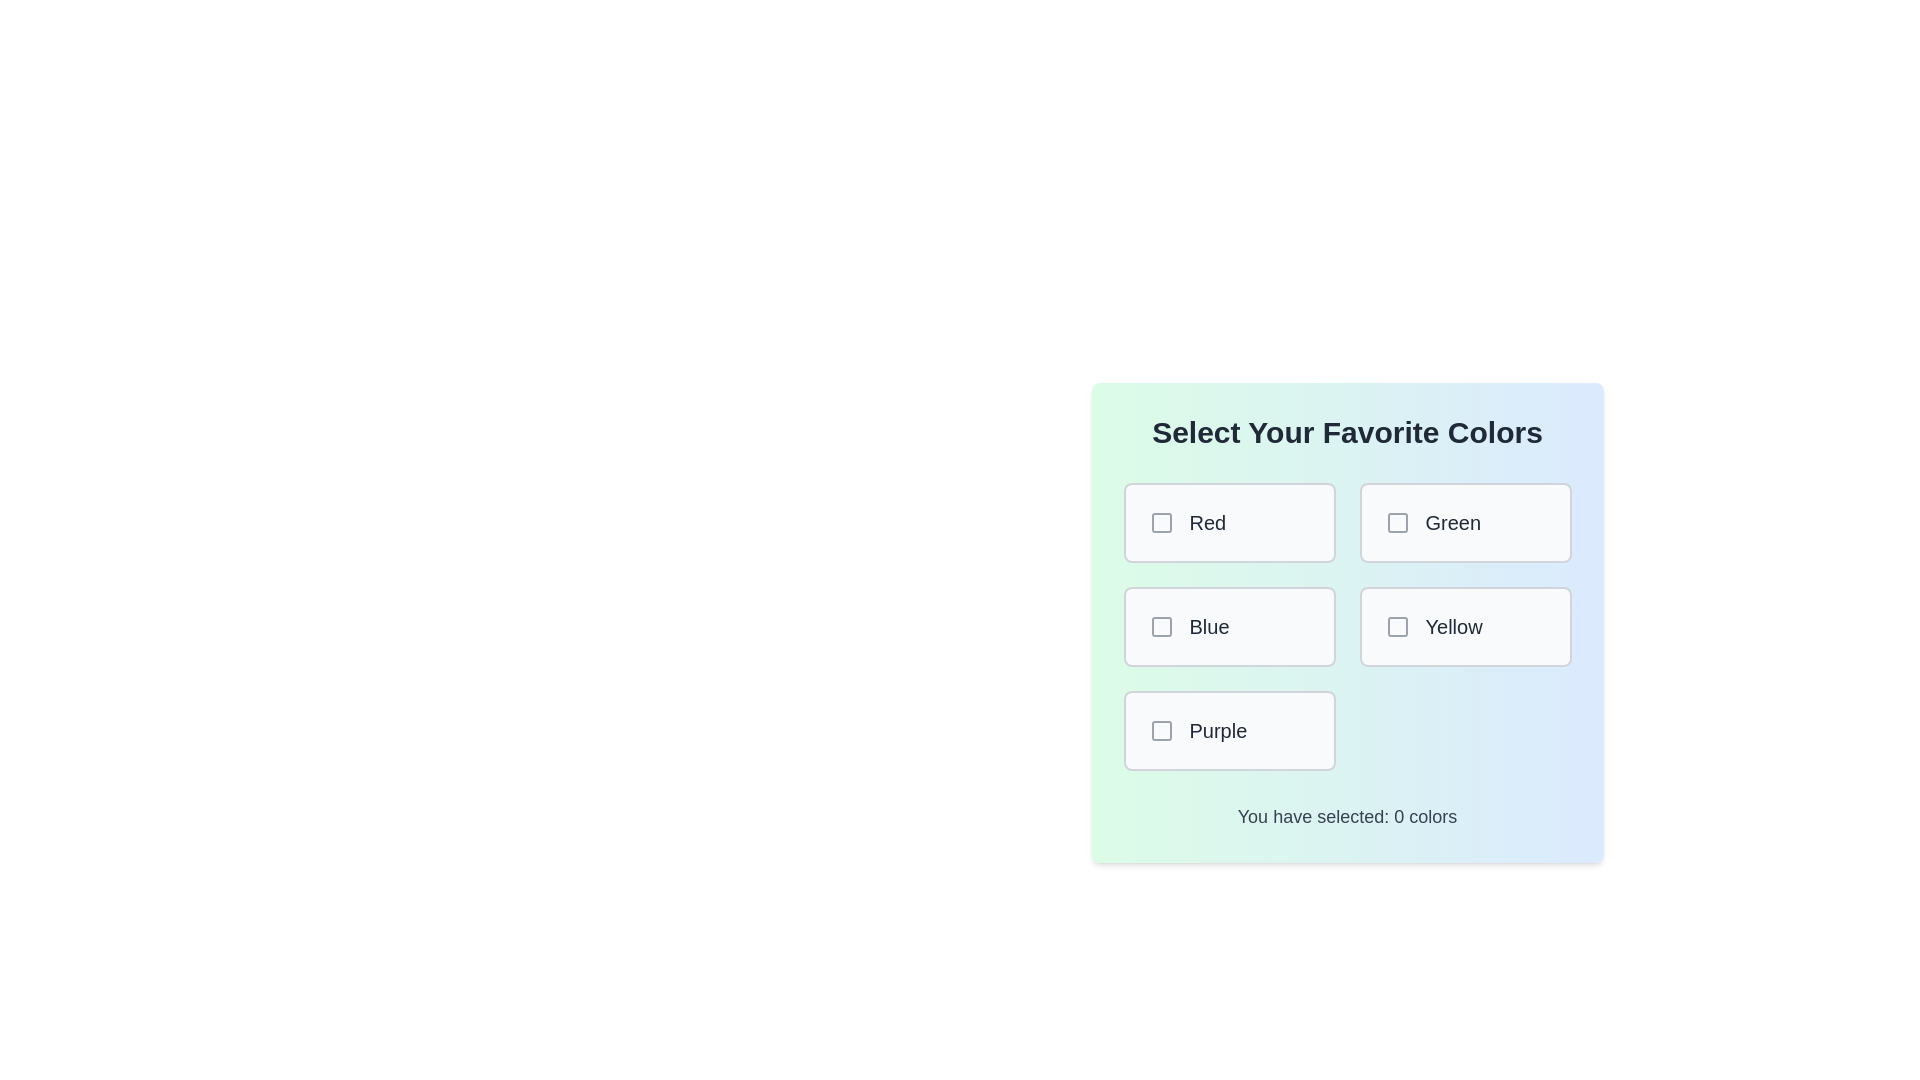  What do you see at coordinates (1228, 731) in the screenshot?
I see `the color box labeled Purple` at bounding box center [1228, 731].